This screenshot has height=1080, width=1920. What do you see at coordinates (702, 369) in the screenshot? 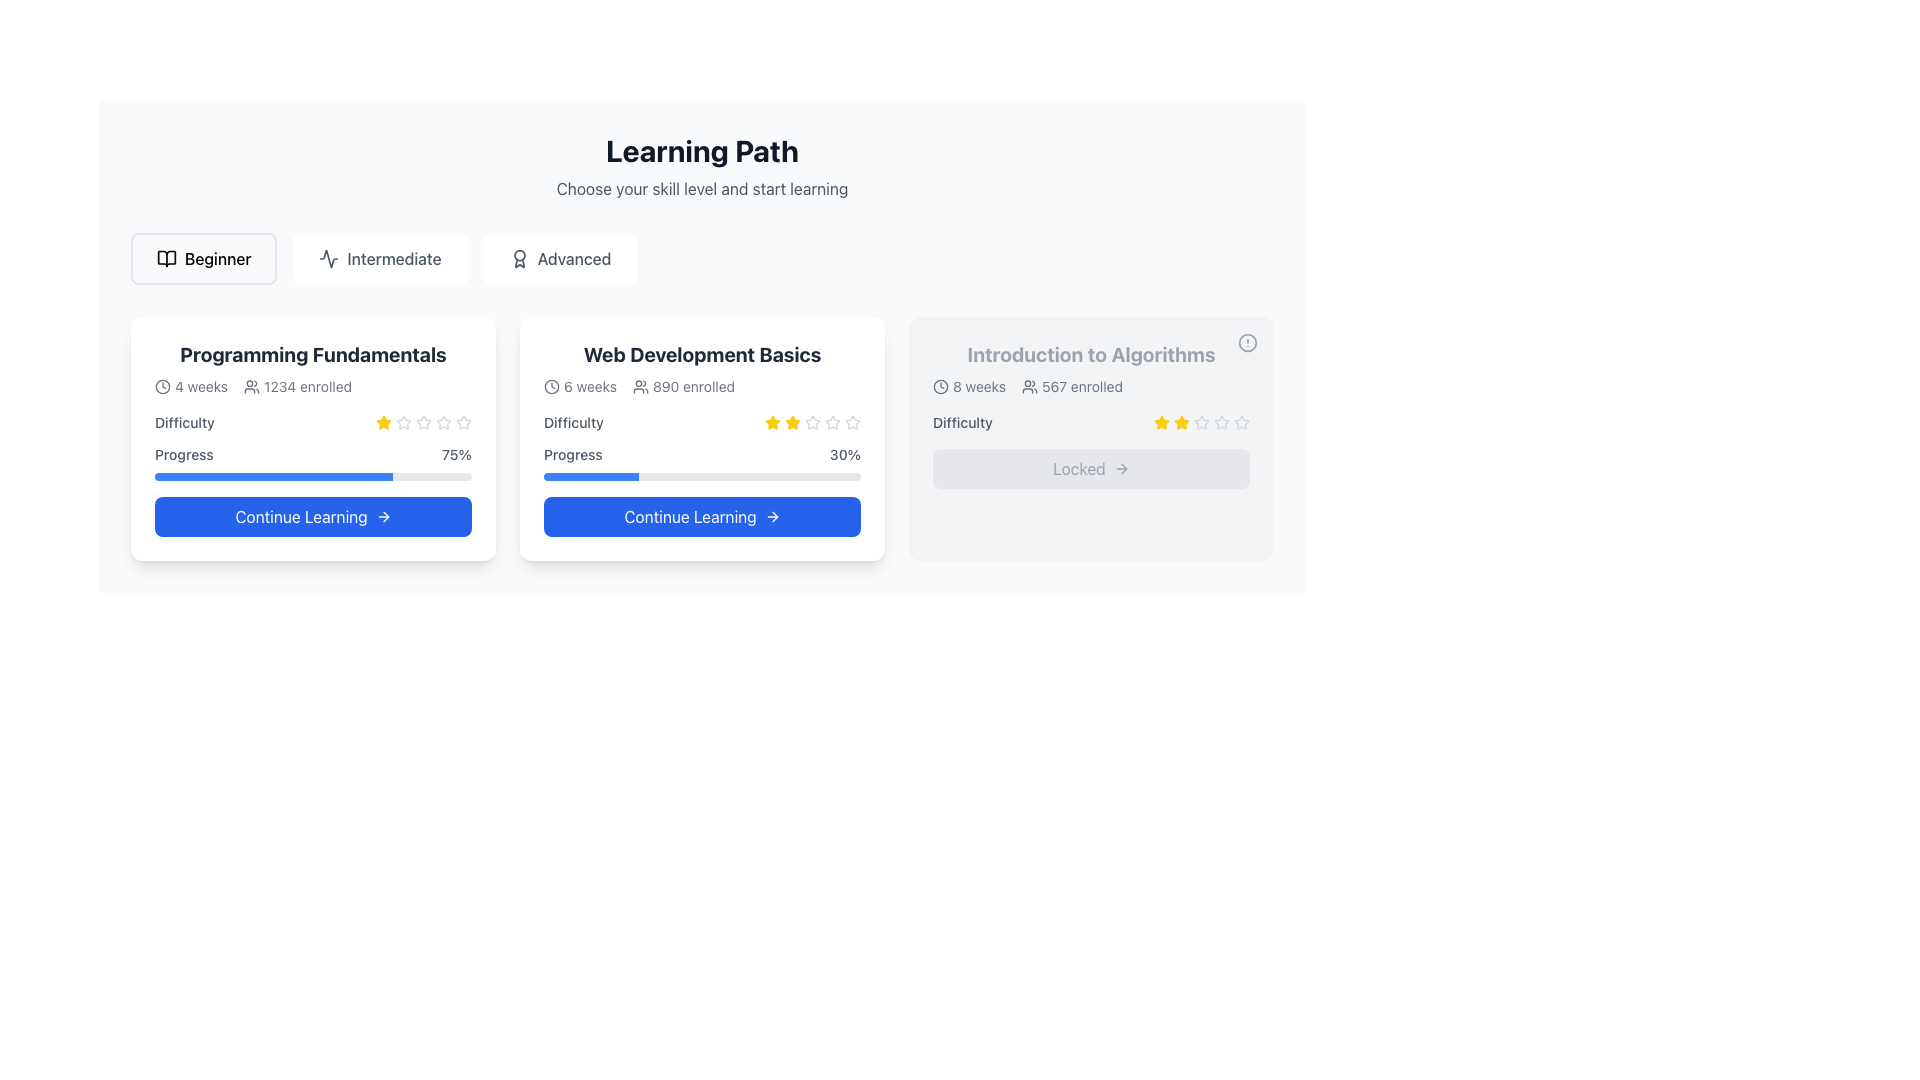
I see `the informational block displaying the course title 'Web Development Basics' along with its duration and participant count` at bounding box center [702, 369].